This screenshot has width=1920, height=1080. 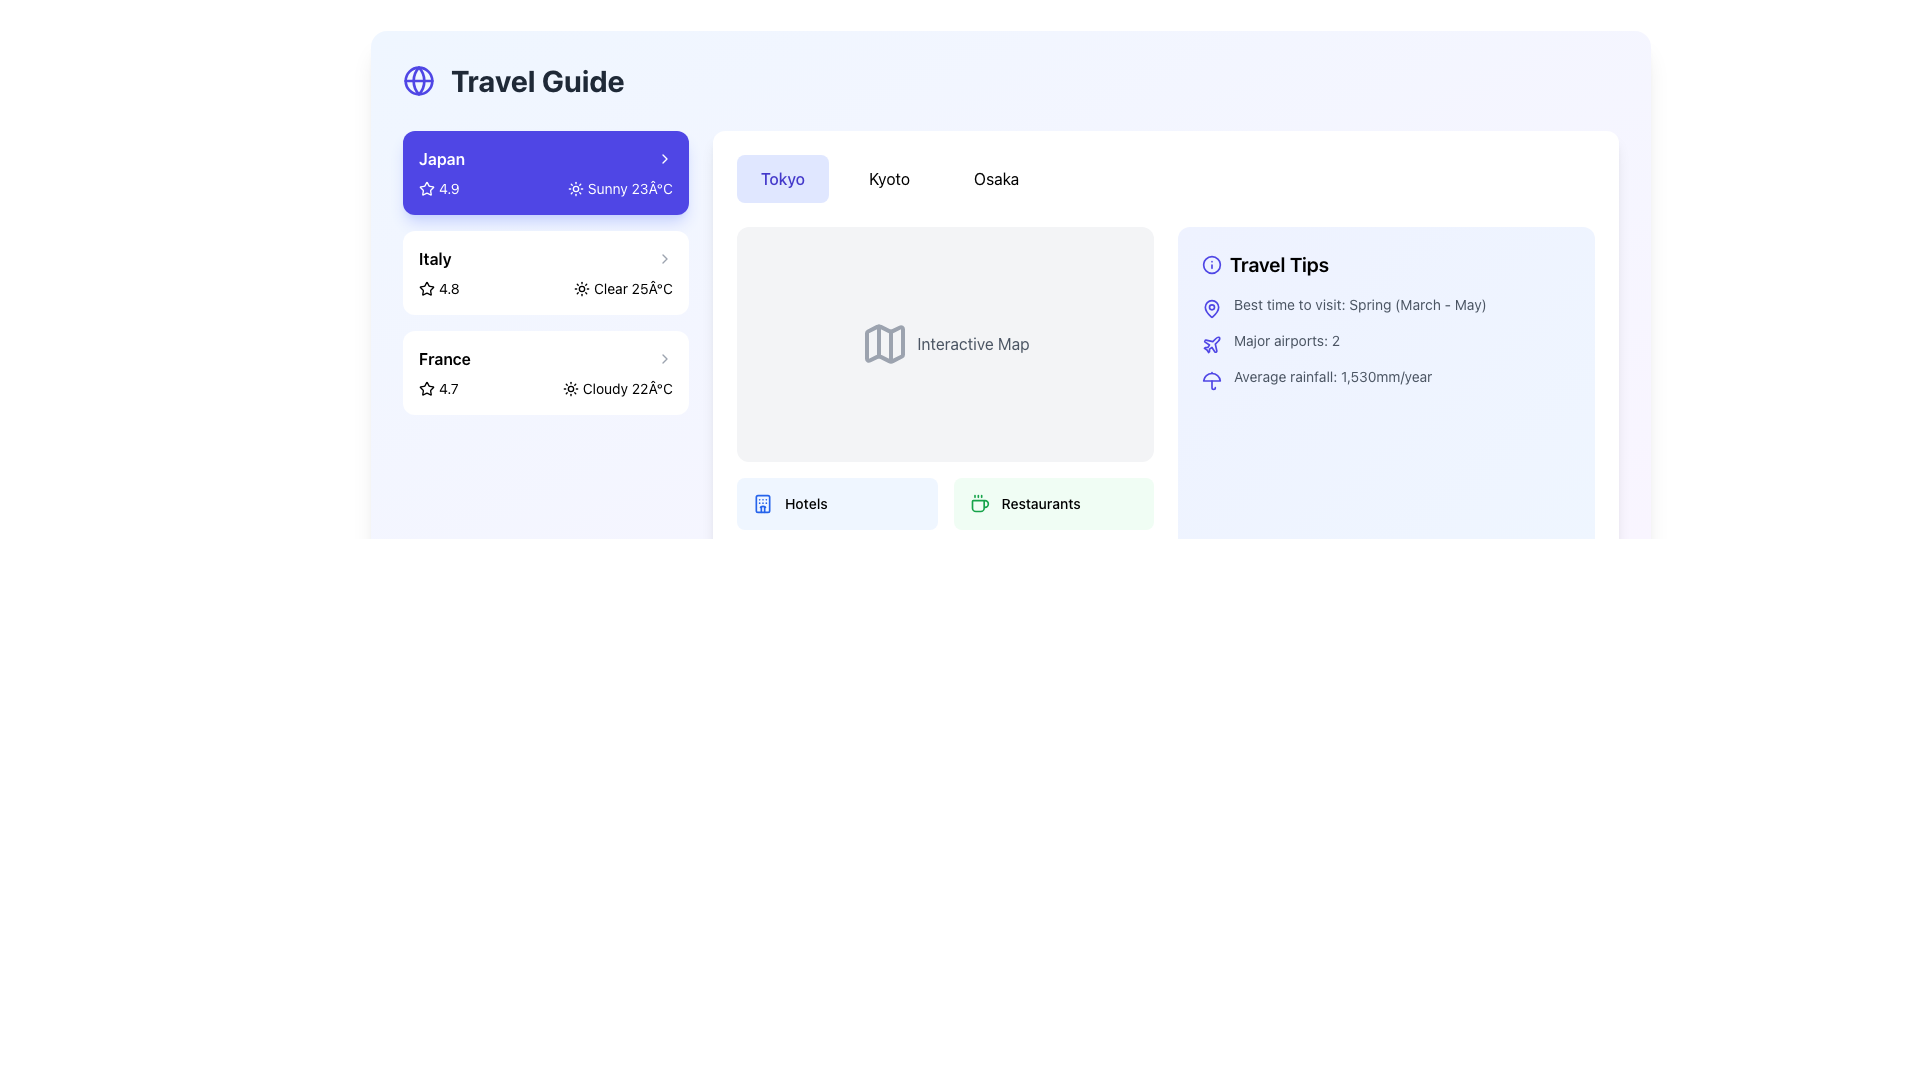 I want to click on the 'Italy' Text label entry in the Travel Guide list for further details, so click(x=434, y=257).